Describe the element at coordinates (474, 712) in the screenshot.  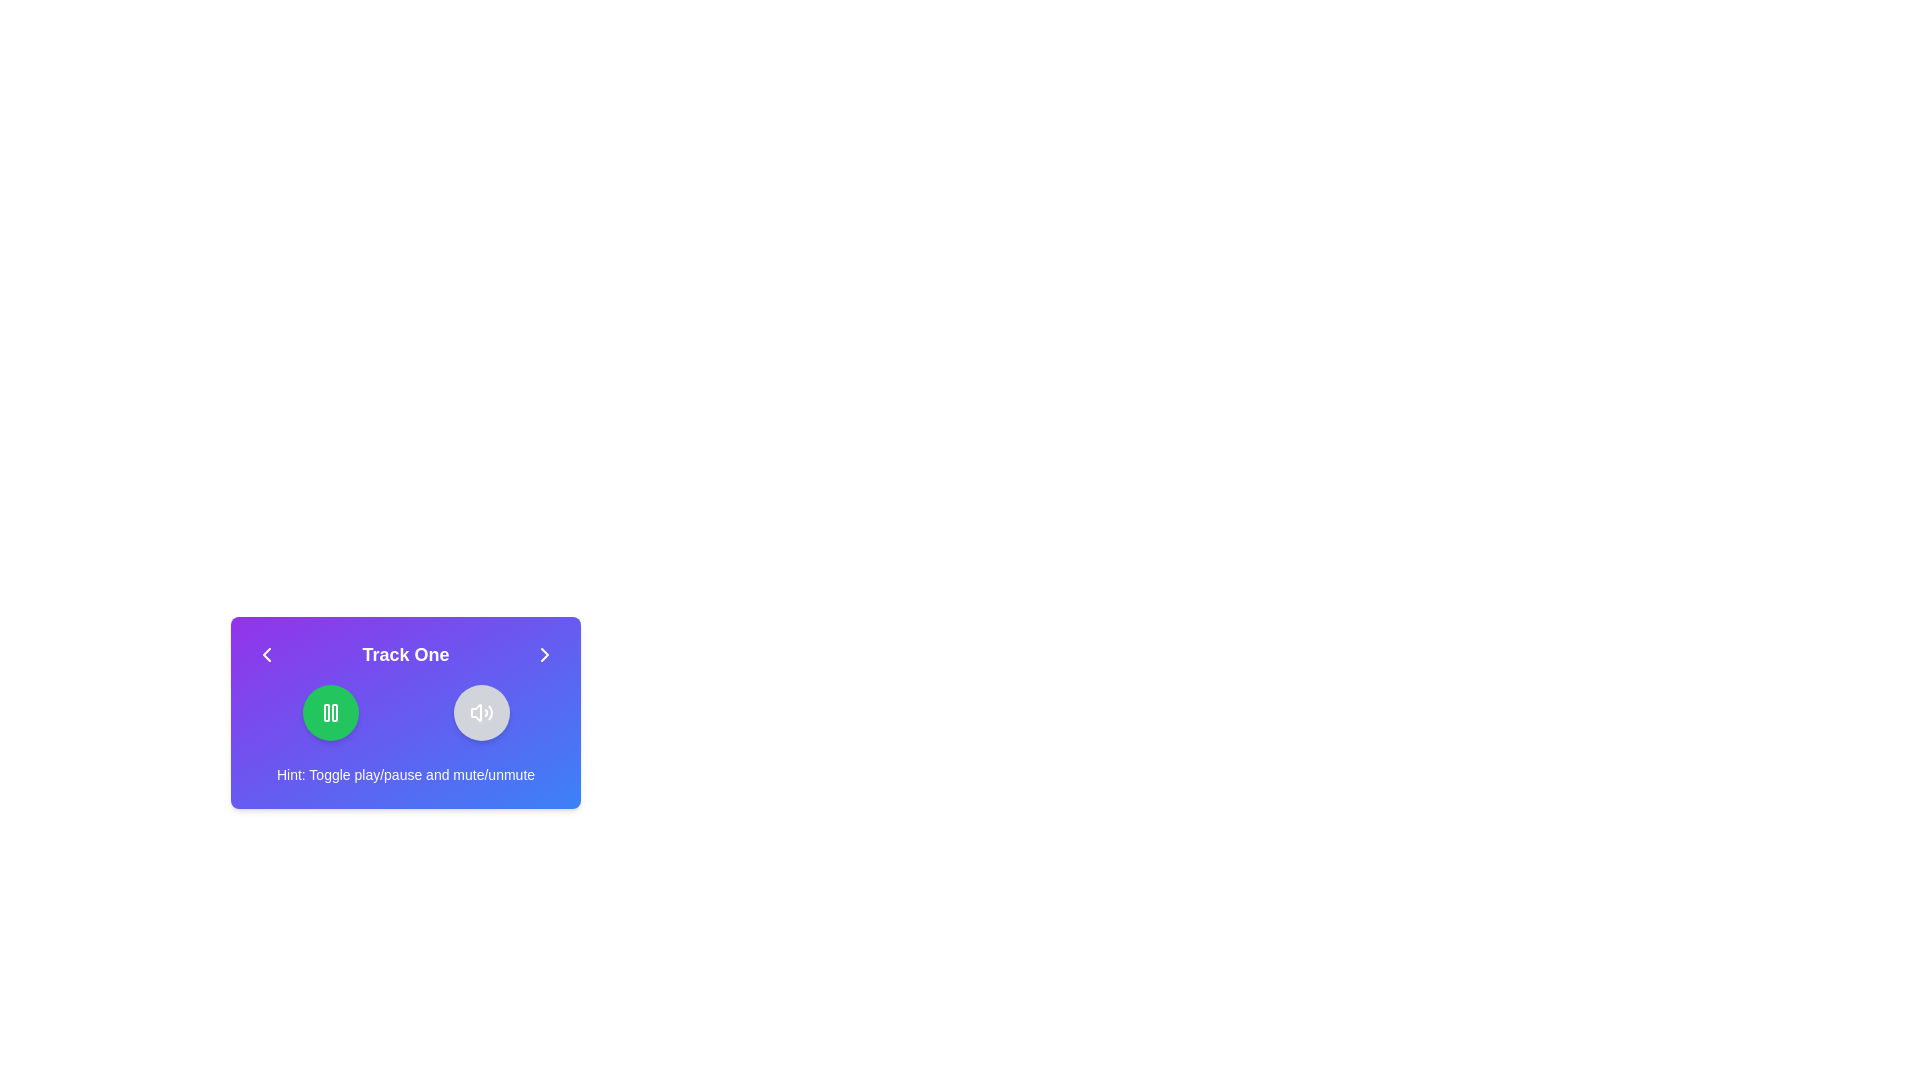
I see `the mute/unmute icon located to the right of the track name and play button` at that location.